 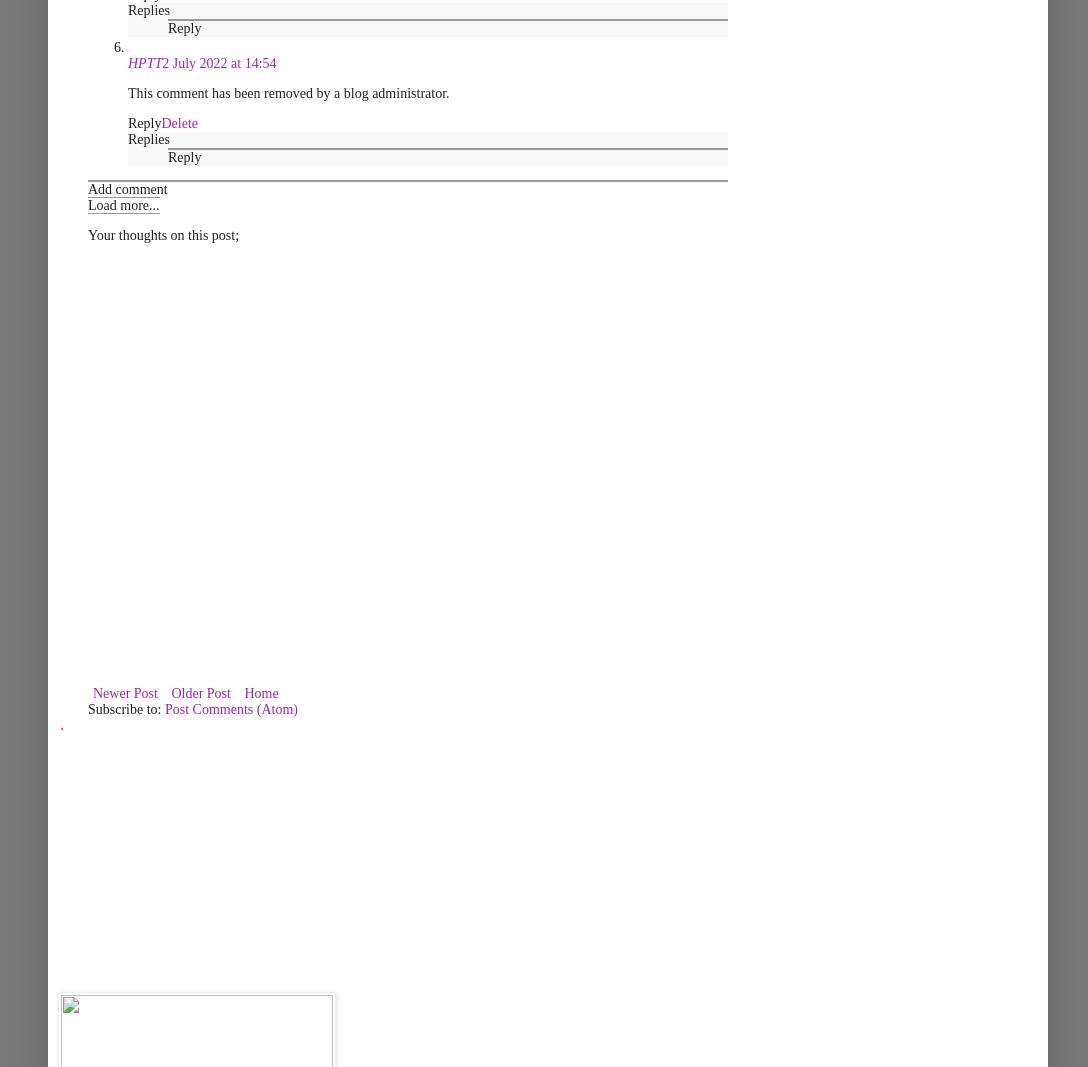 I want to click on 'This comment has been removed by a blog administrator.', so click(x=288, y=92).